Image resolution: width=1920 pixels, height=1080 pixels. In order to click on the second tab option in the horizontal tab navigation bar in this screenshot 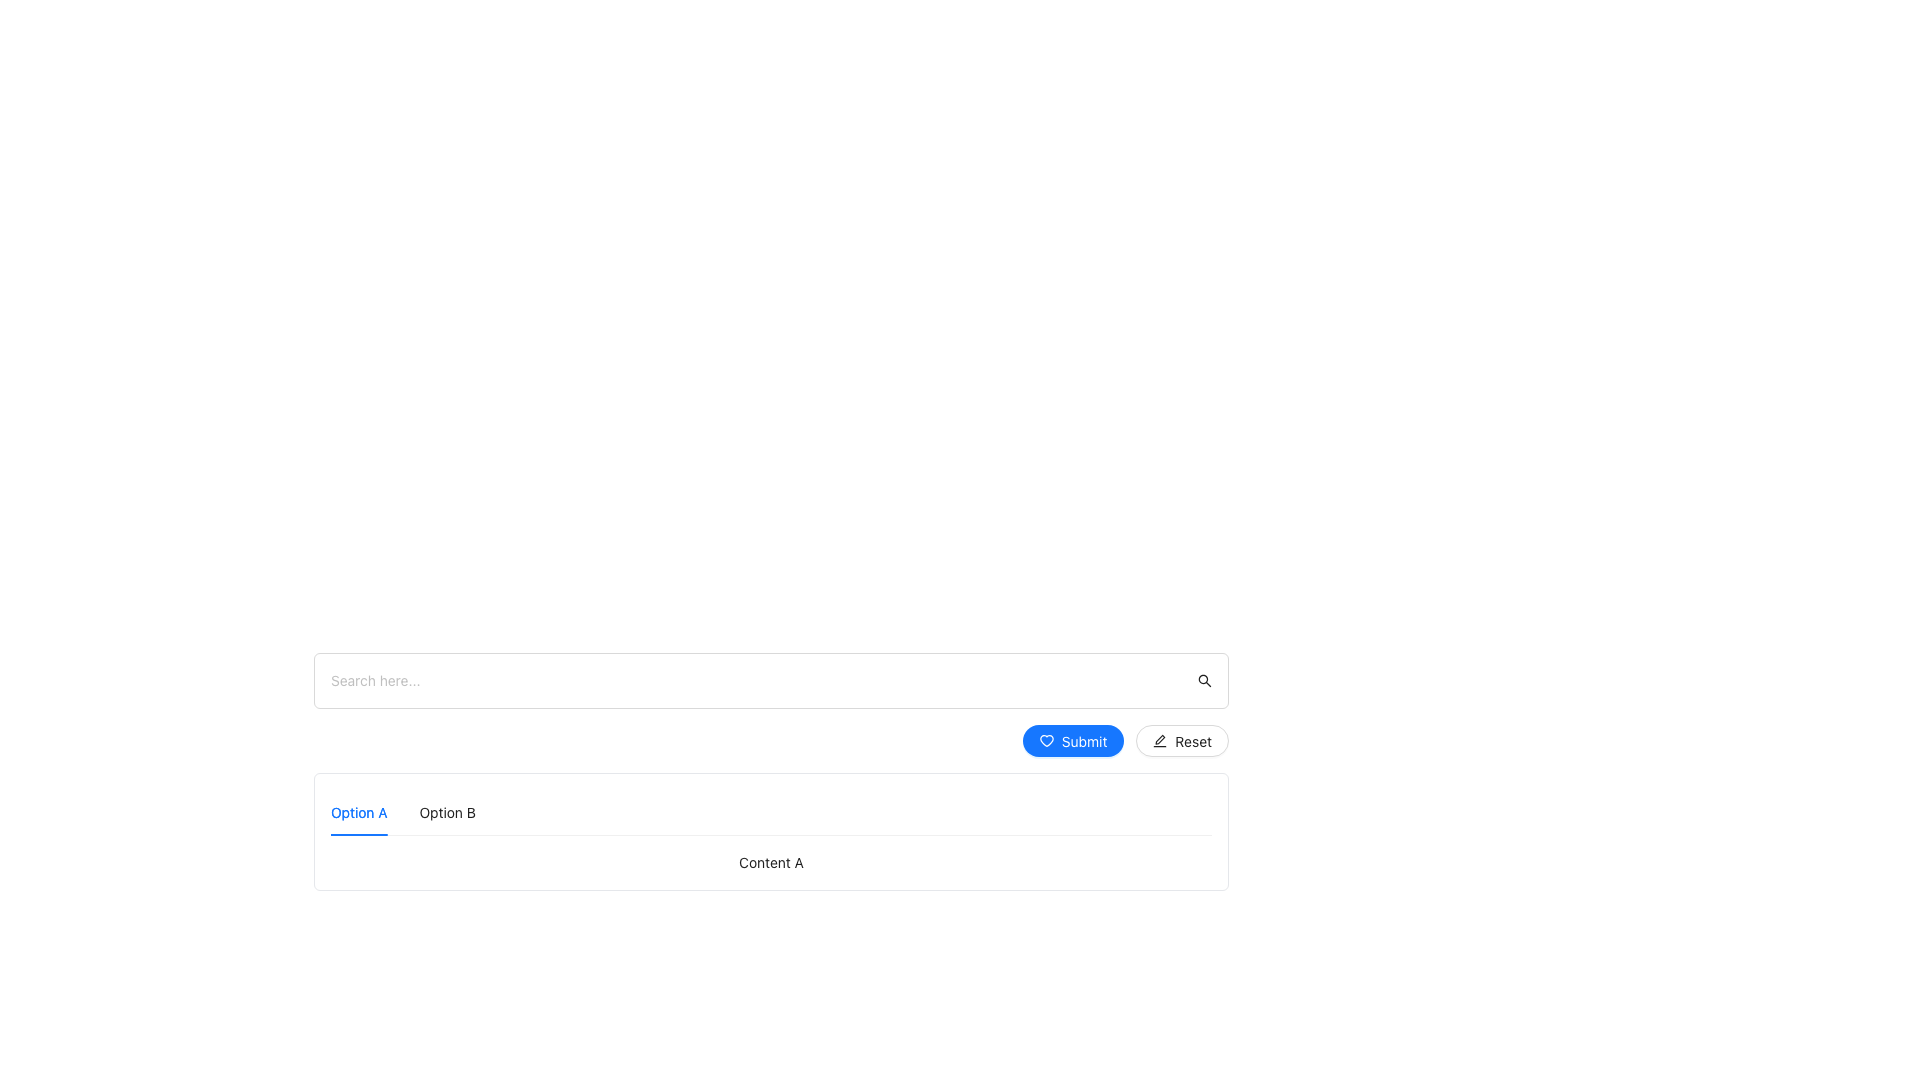, I will do `click(446, 813)`.